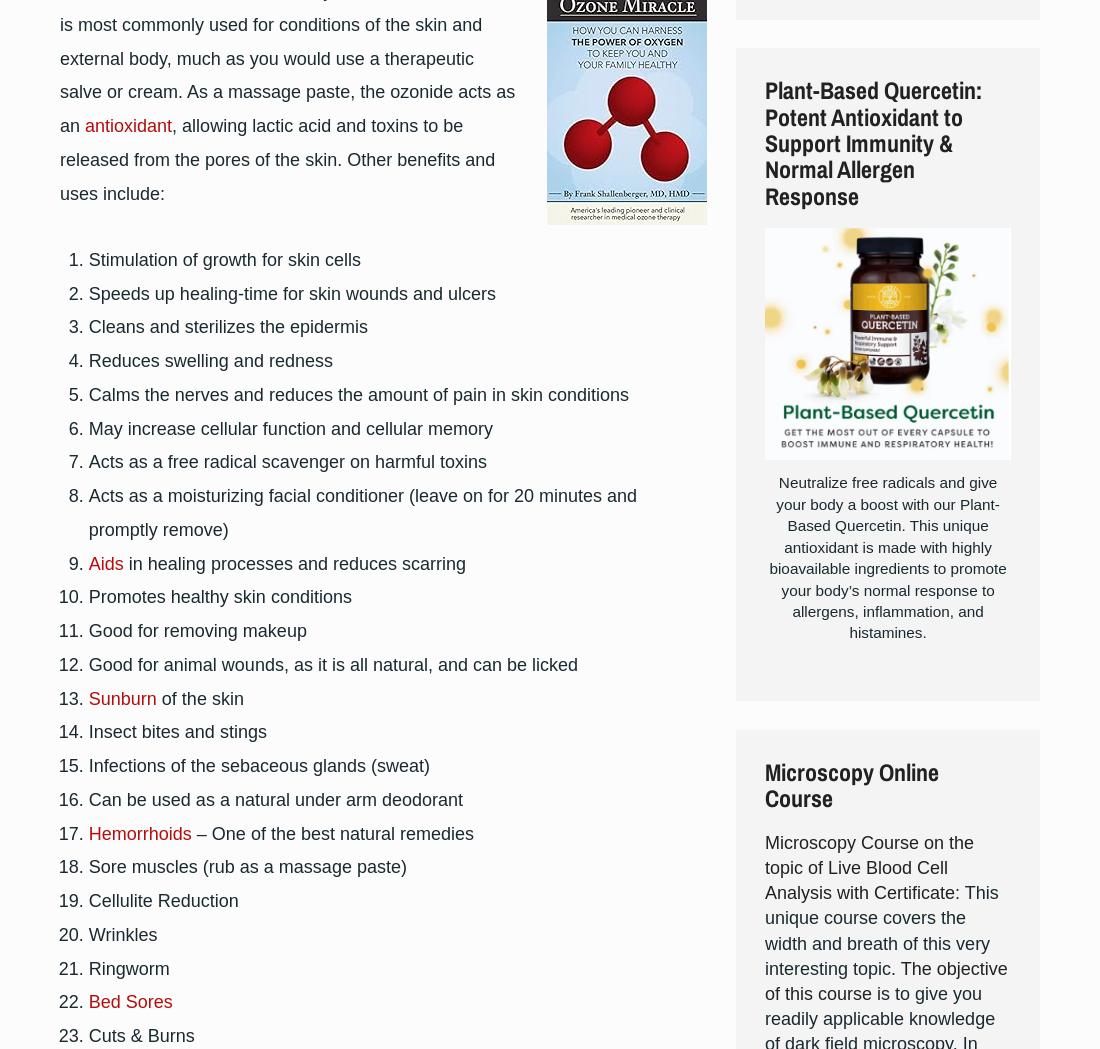  I want to click on 'Good for animal wounds, as it is all natural, and can be licked', so click(331, 663).